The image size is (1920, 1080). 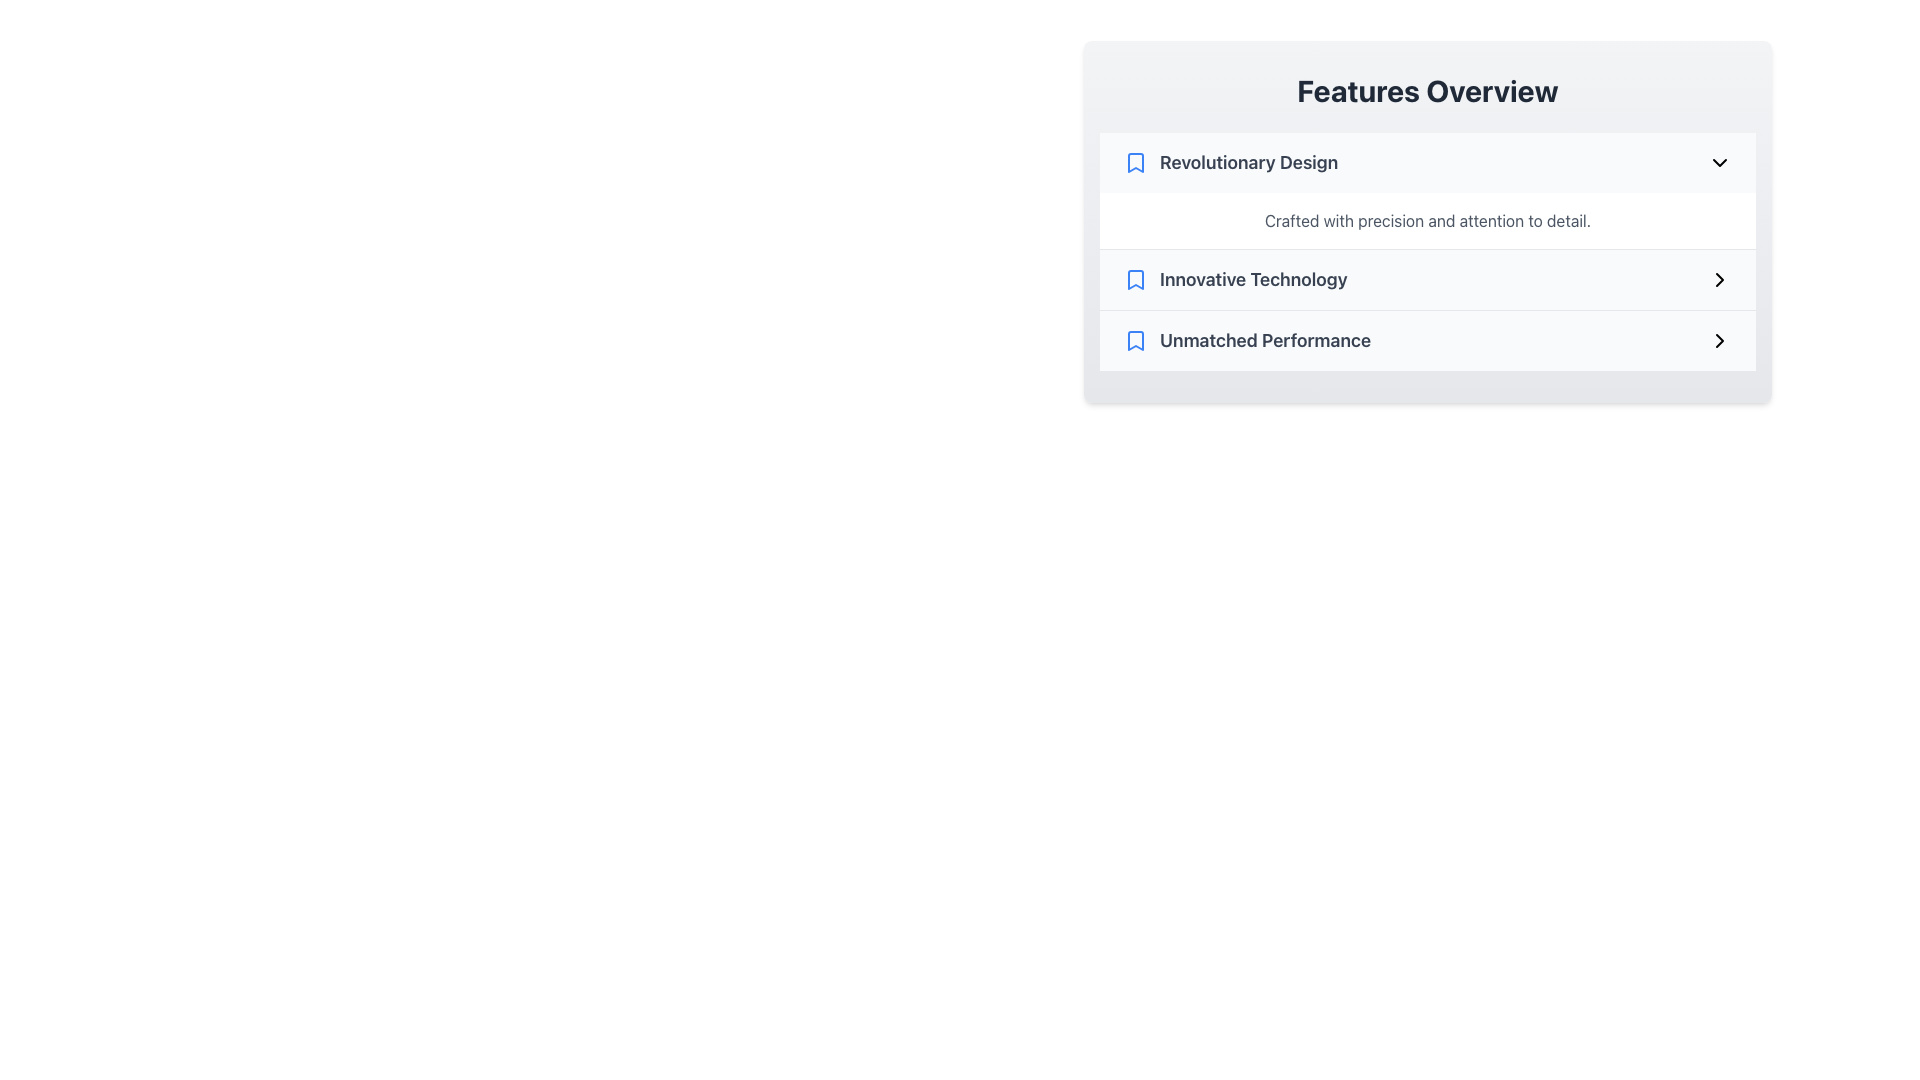 What do you see at coordinates (1427, 161) in the screenshot?
I see `the Interactive List Item Header labeled 'Revolutionary Design' for keyboard navigation` at bounding box center [1427, 161].